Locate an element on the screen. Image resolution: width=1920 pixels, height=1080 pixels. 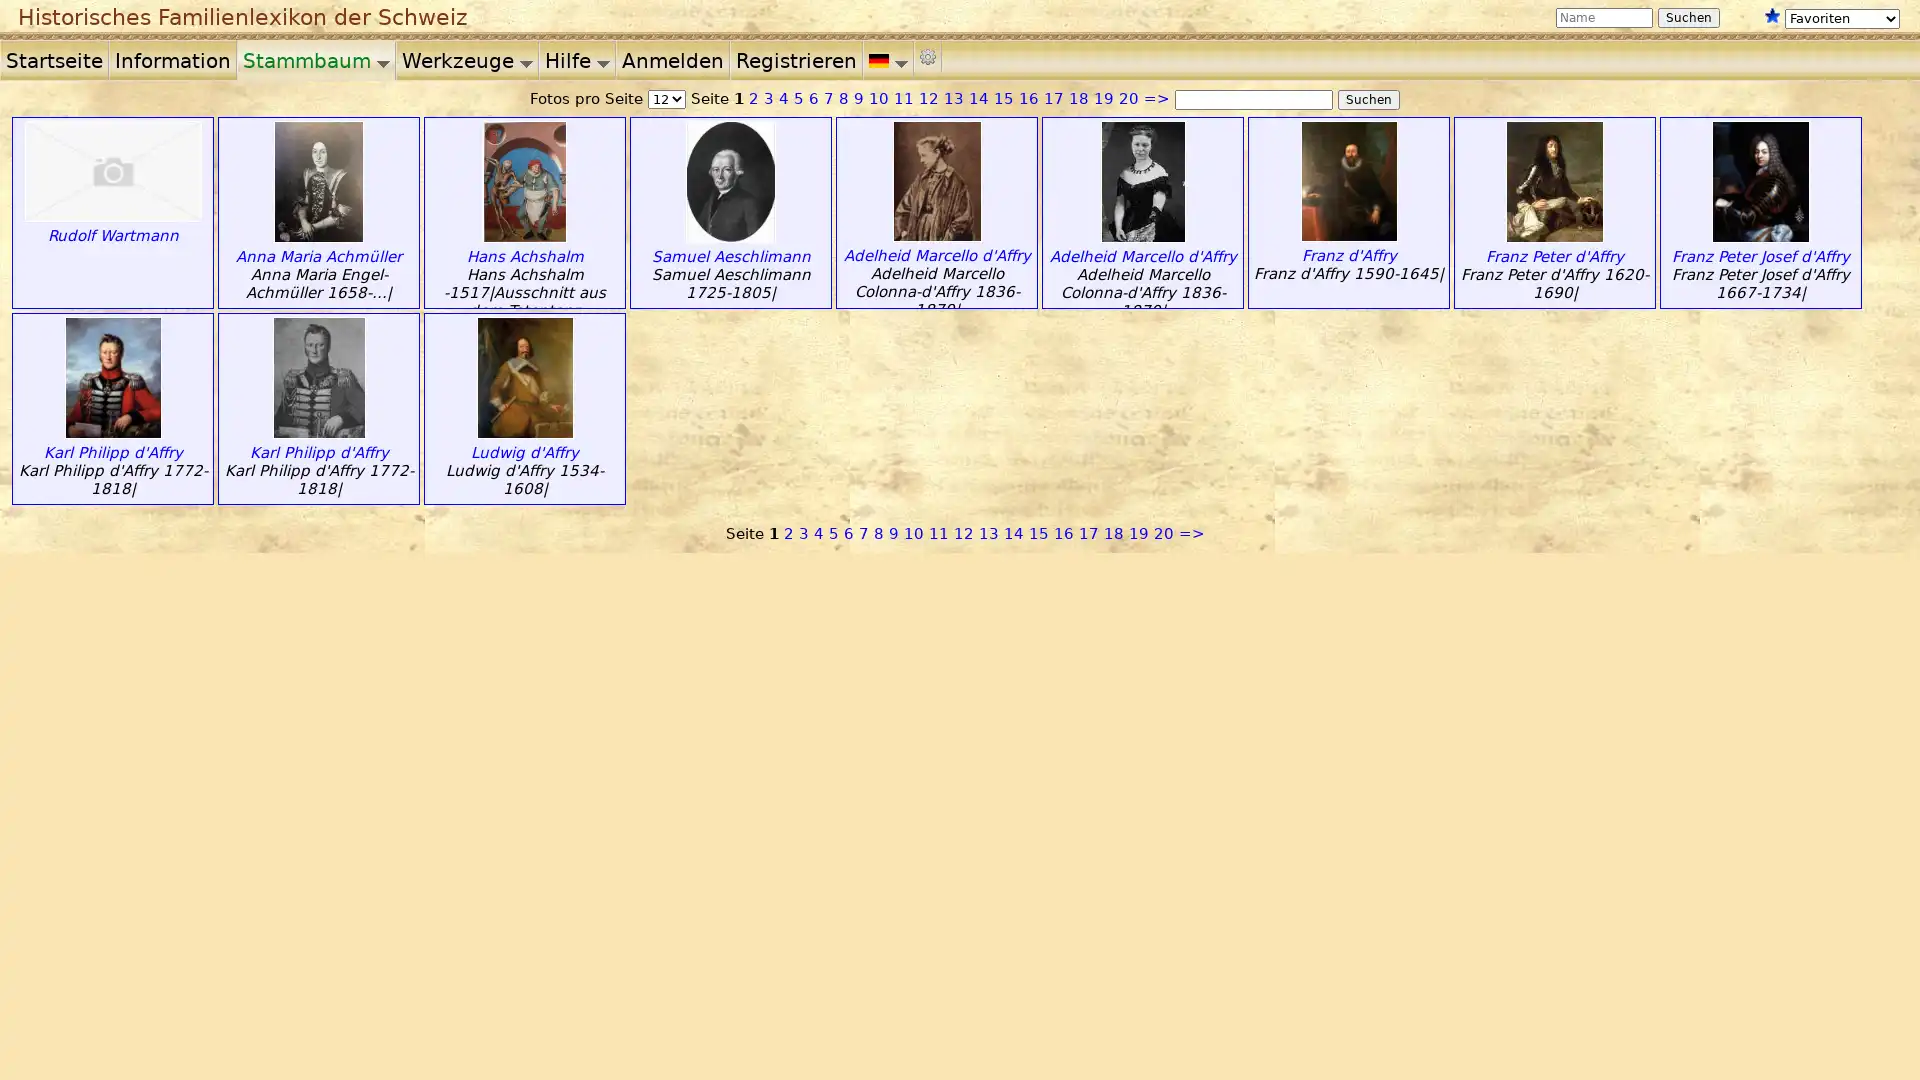
Suchen is located at coordinates (1367, 100).